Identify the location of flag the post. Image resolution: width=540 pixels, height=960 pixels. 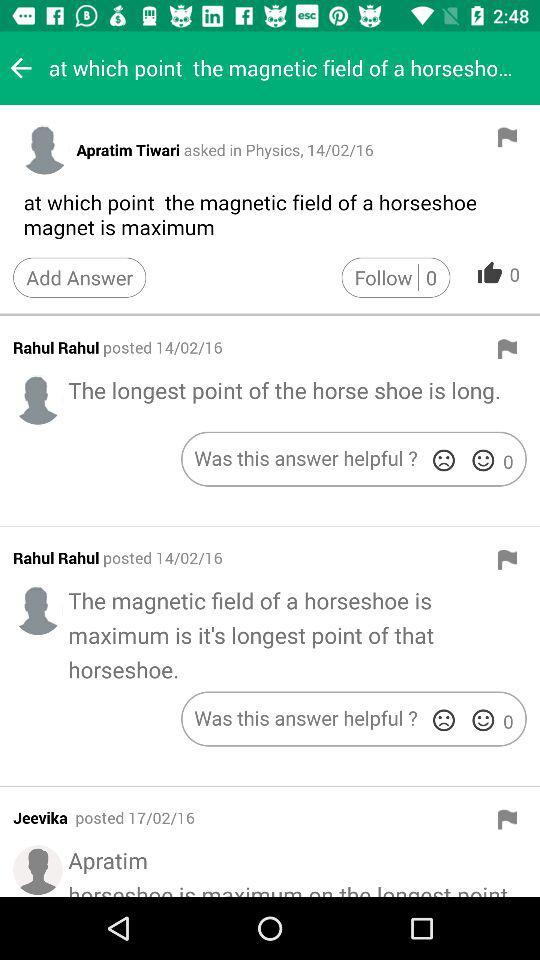
(507, 349).